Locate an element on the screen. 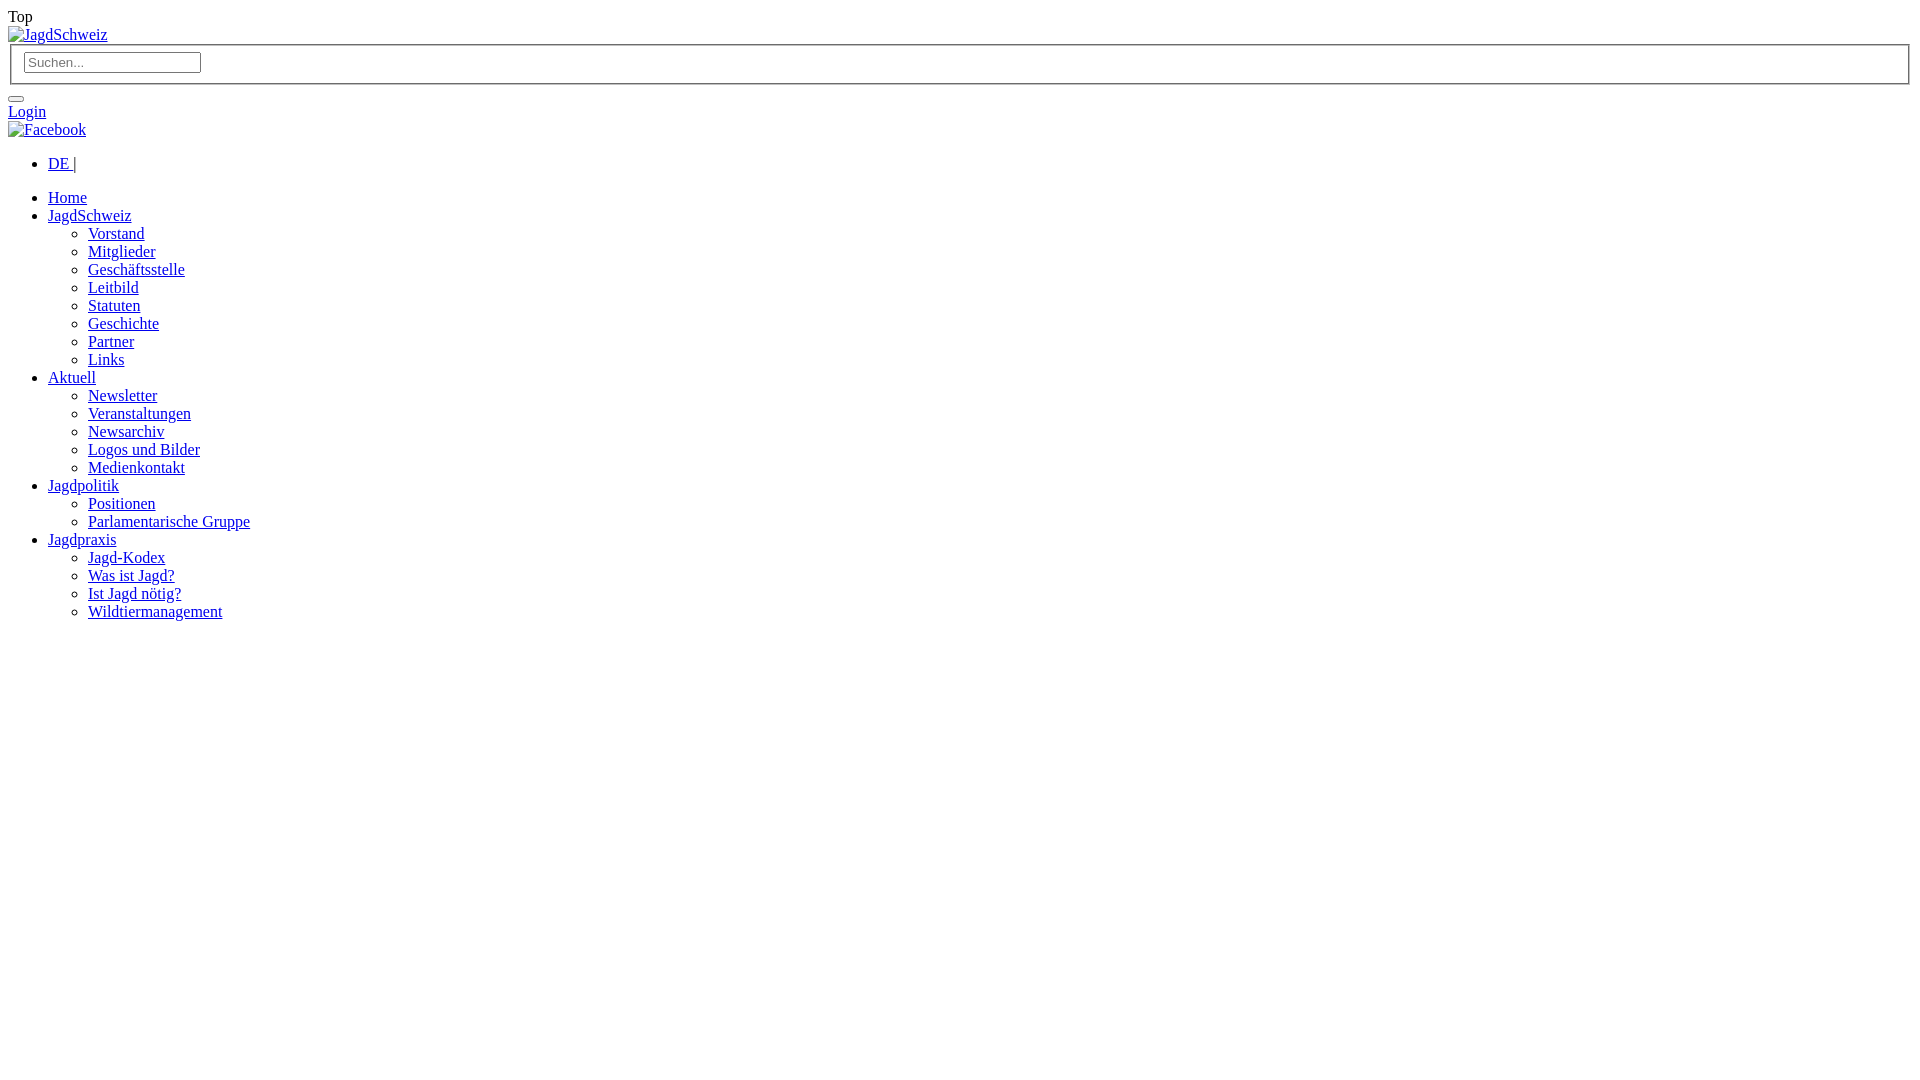 The image size is (1920, 1080). 'Logos und Bilder' is located at coordinates (143, 448).